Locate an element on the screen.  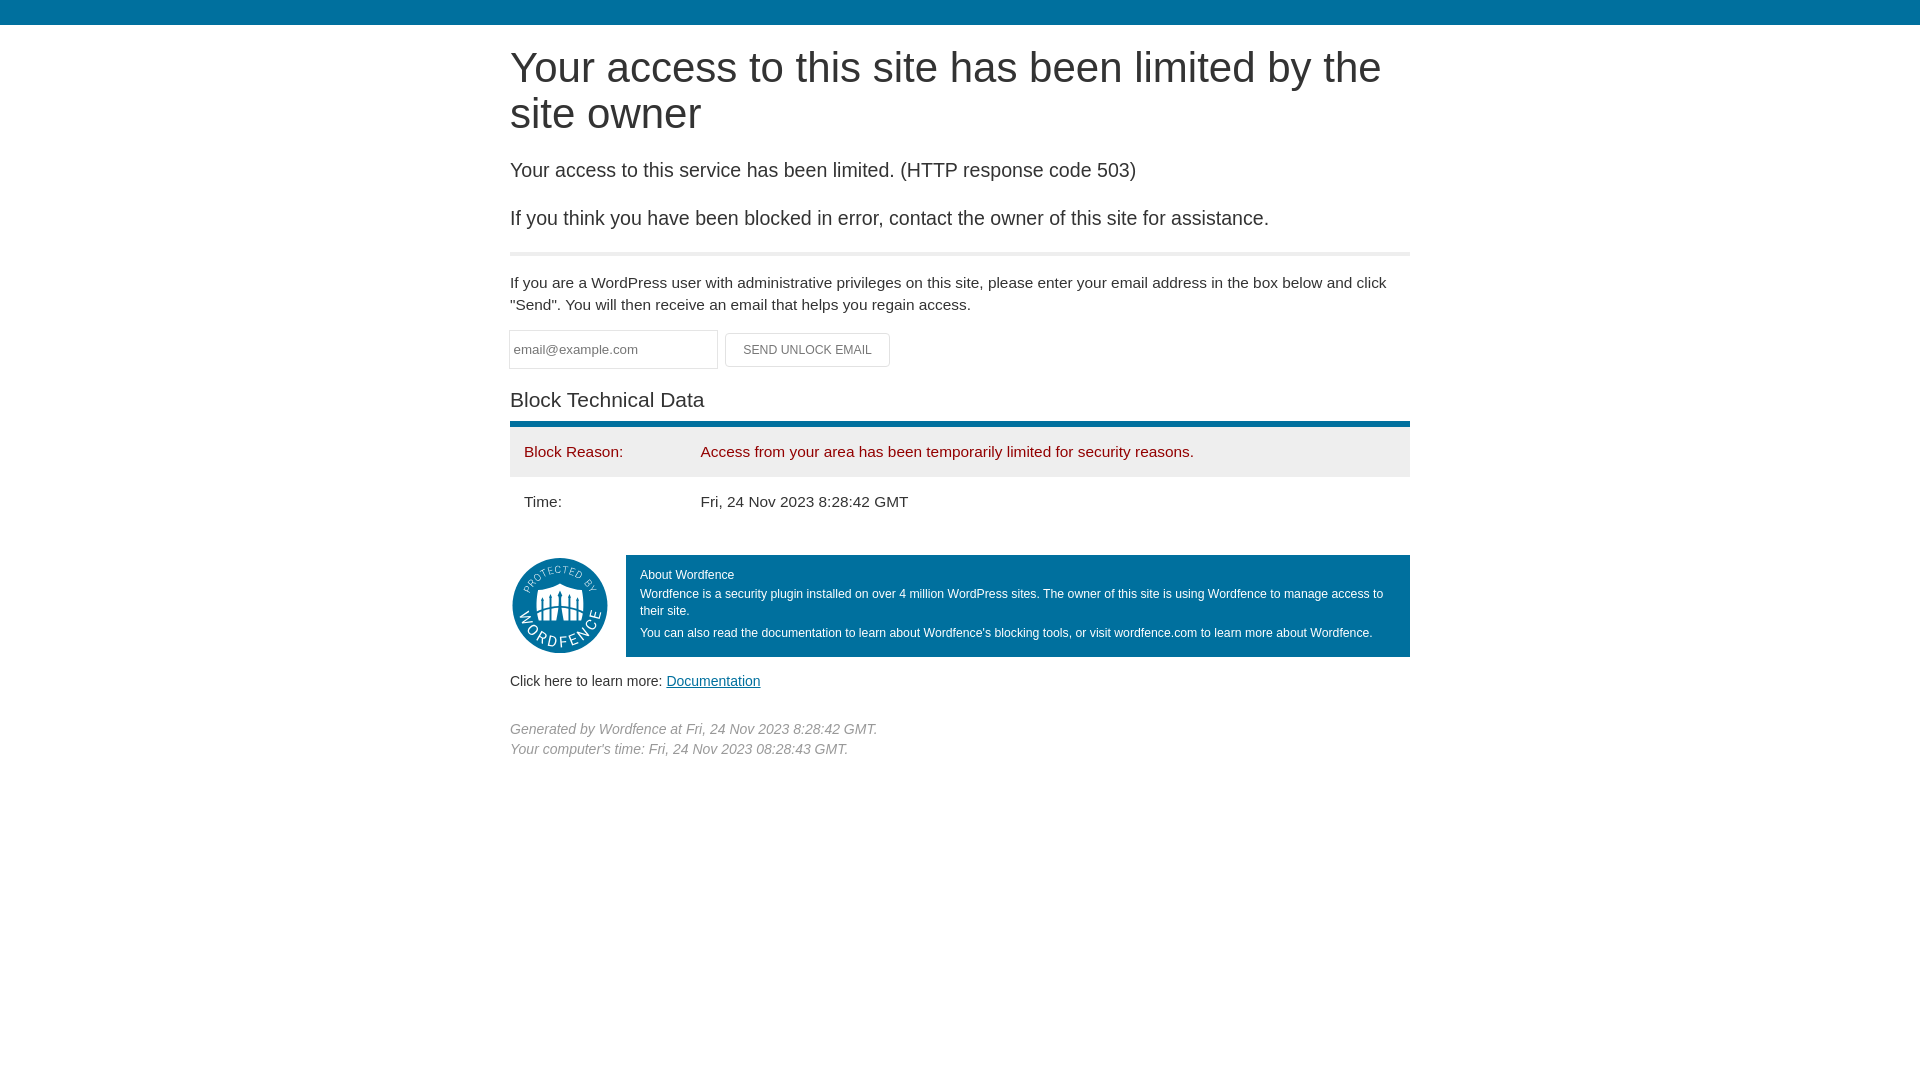
'Send Unlock Email' is located at coordinates (807, 349).